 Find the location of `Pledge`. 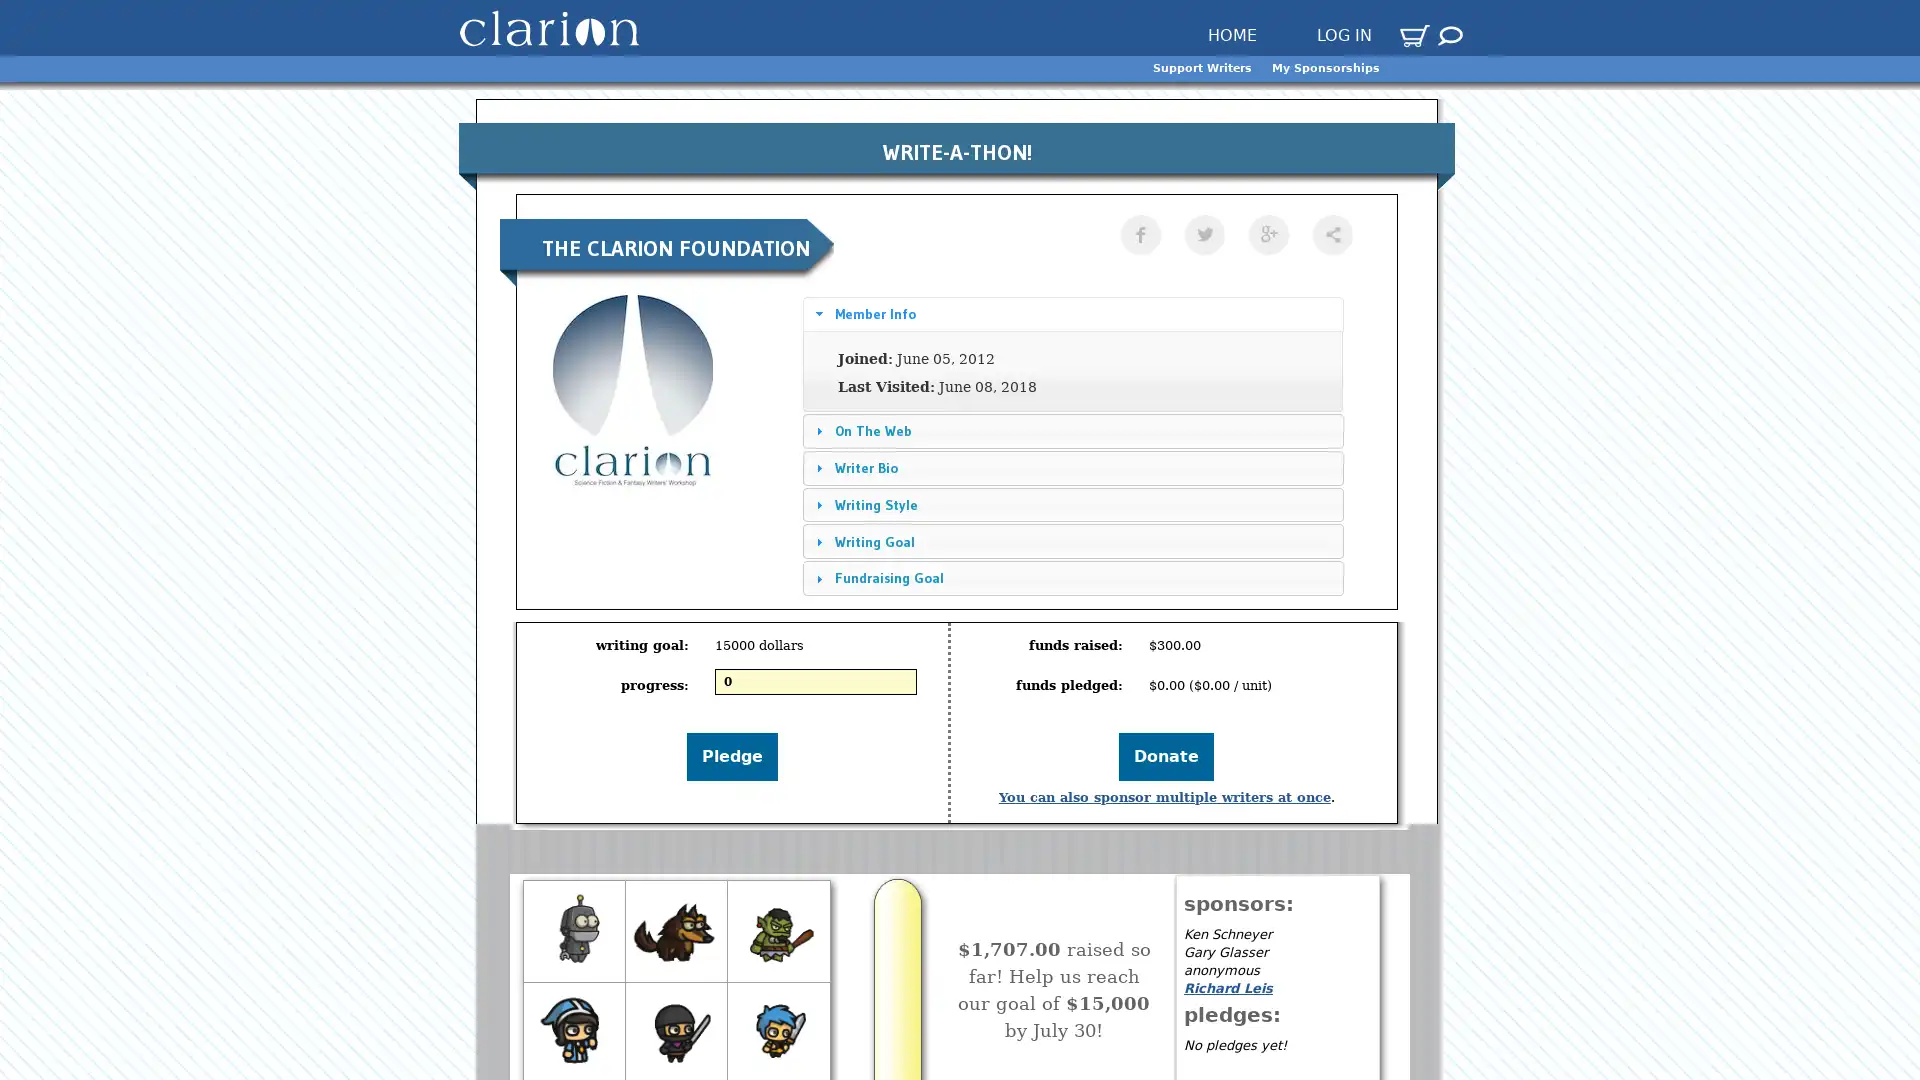

Pledge is located at coordinates (731, 756).